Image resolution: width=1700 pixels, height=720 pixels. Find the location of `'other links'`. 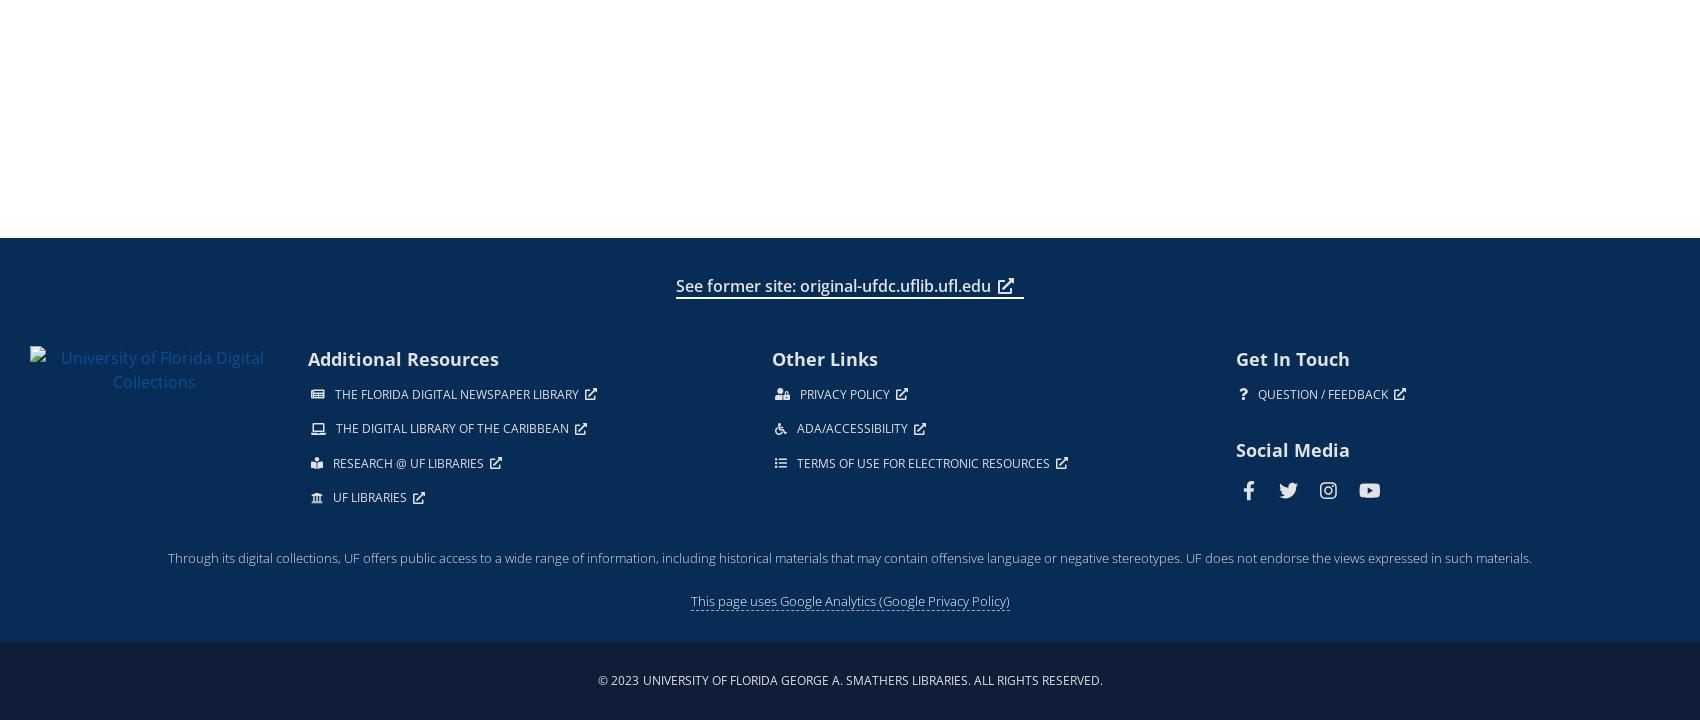

'other links' is located at coordinates (824, 356).